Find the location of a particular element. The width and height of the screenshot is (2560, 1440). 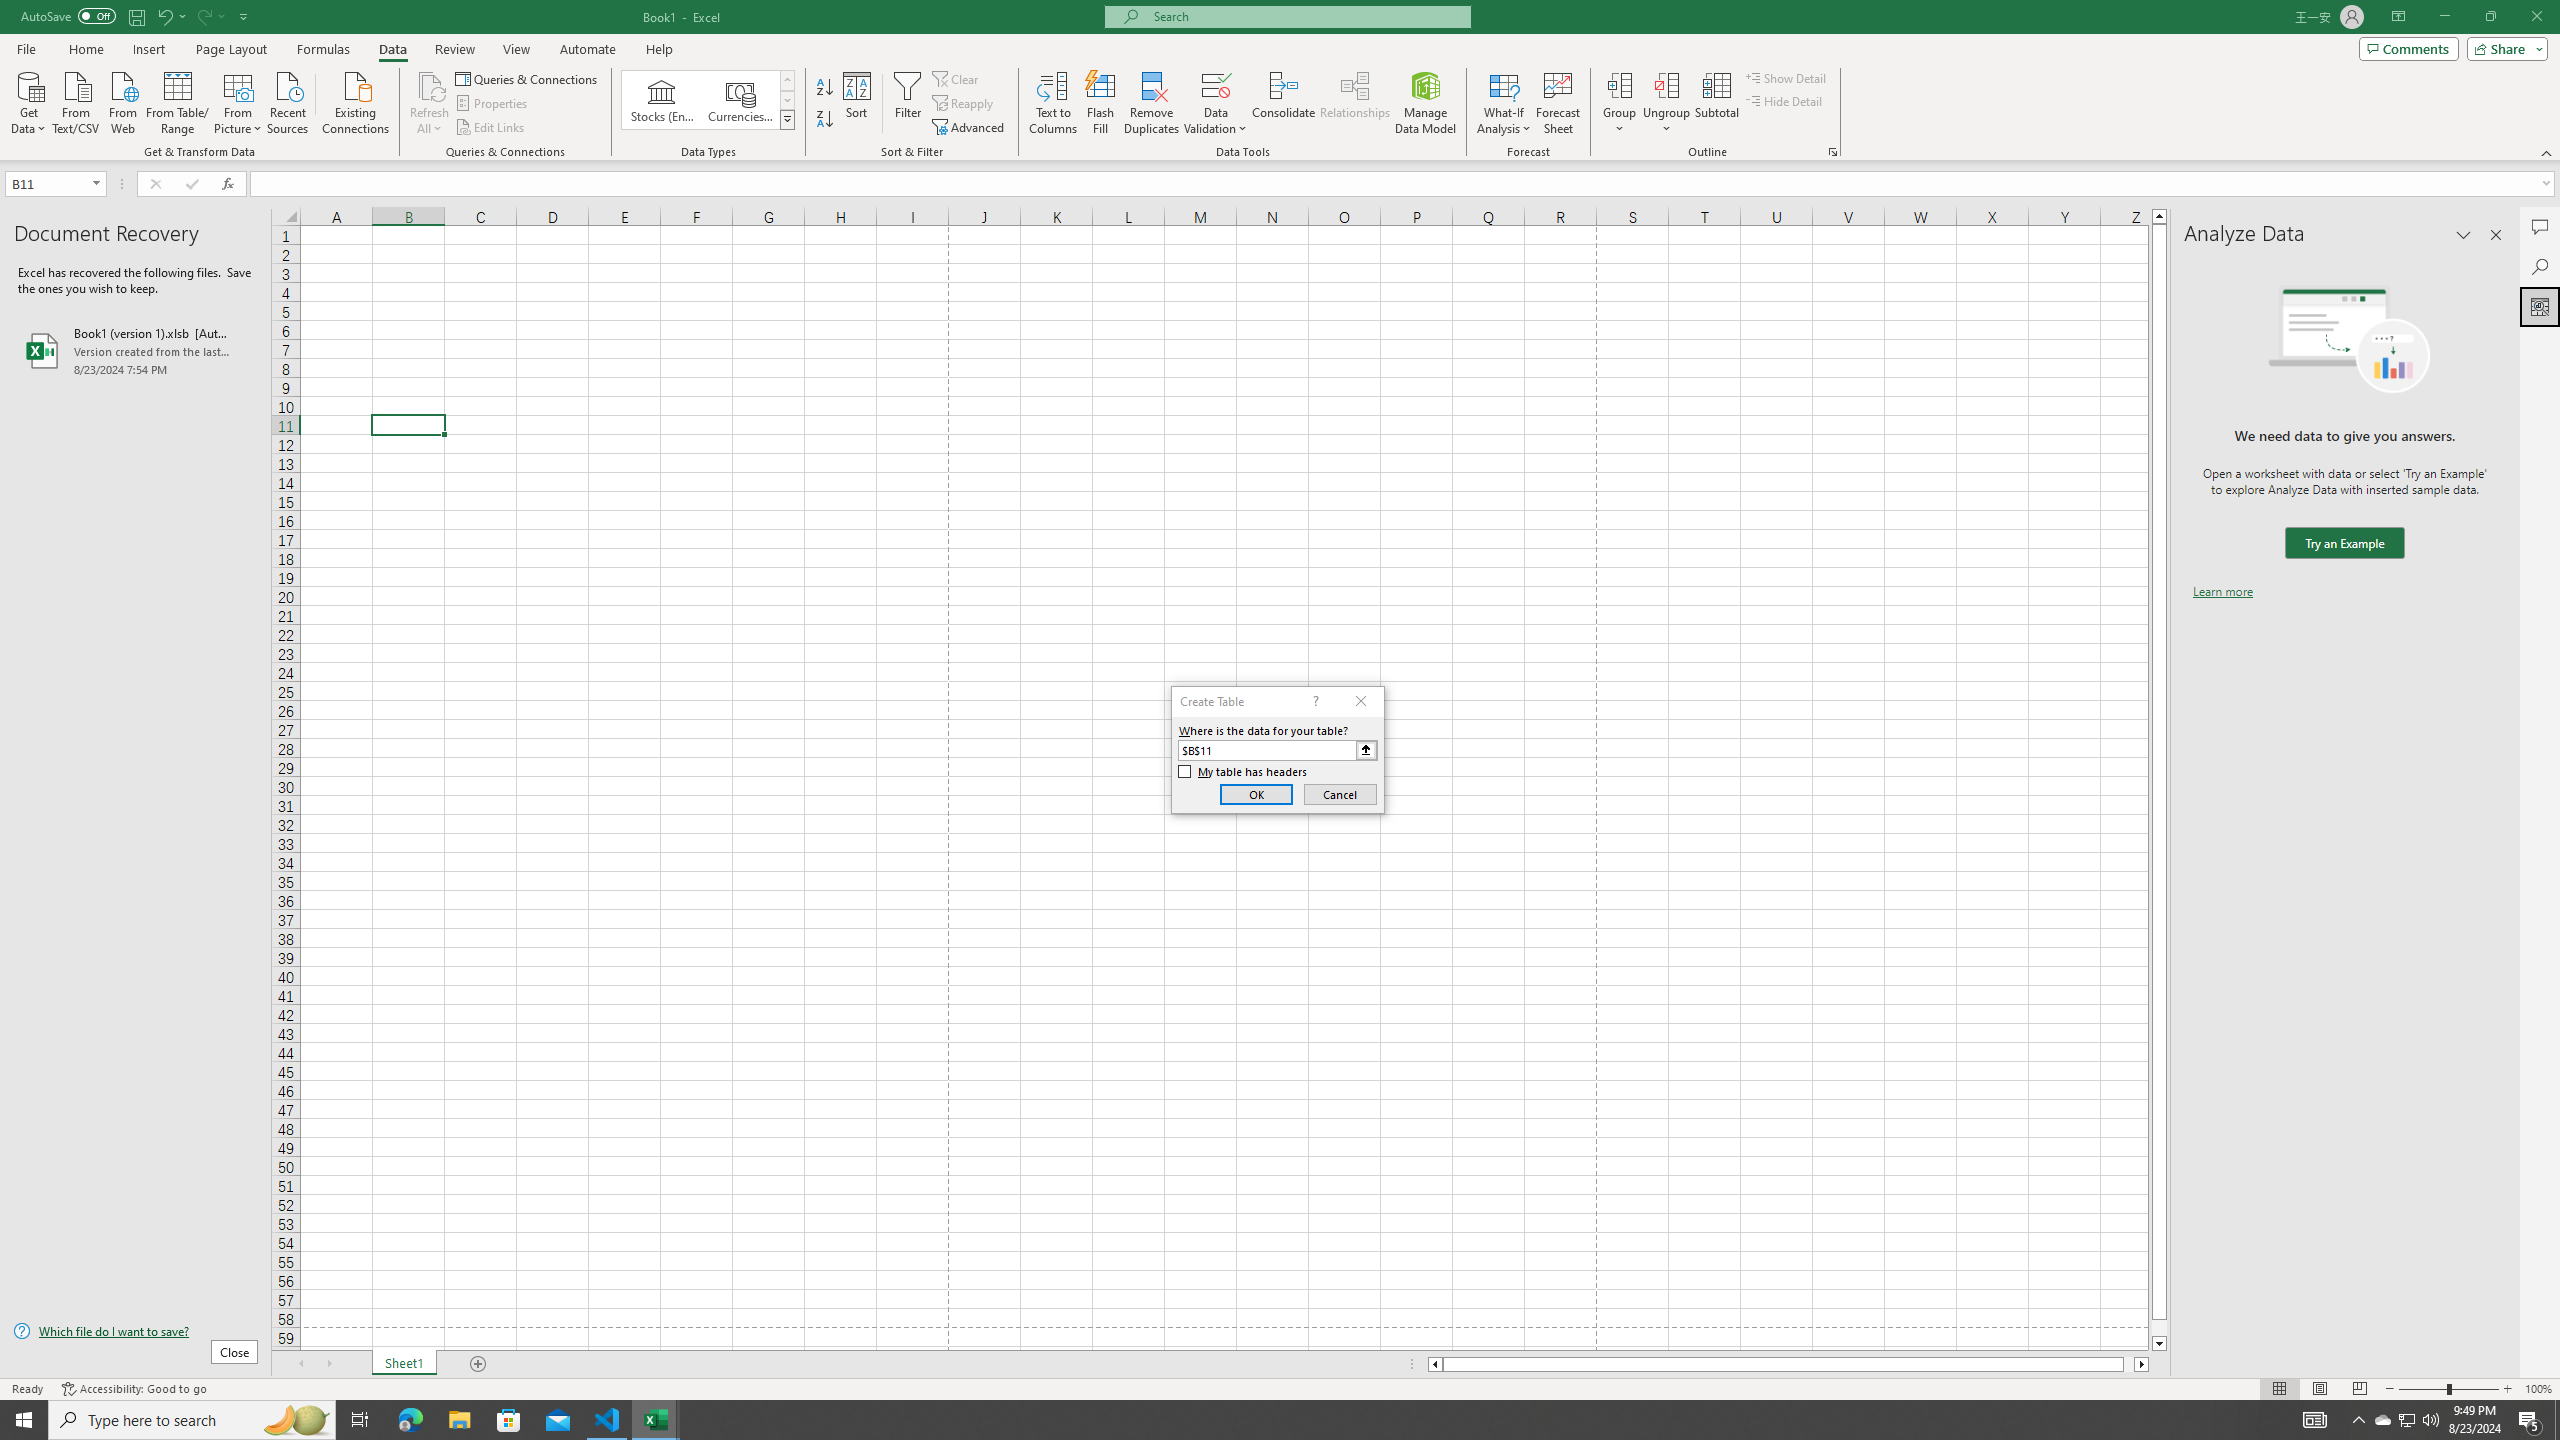

'Manage Data Model' is located at coordinates (1424, 103).